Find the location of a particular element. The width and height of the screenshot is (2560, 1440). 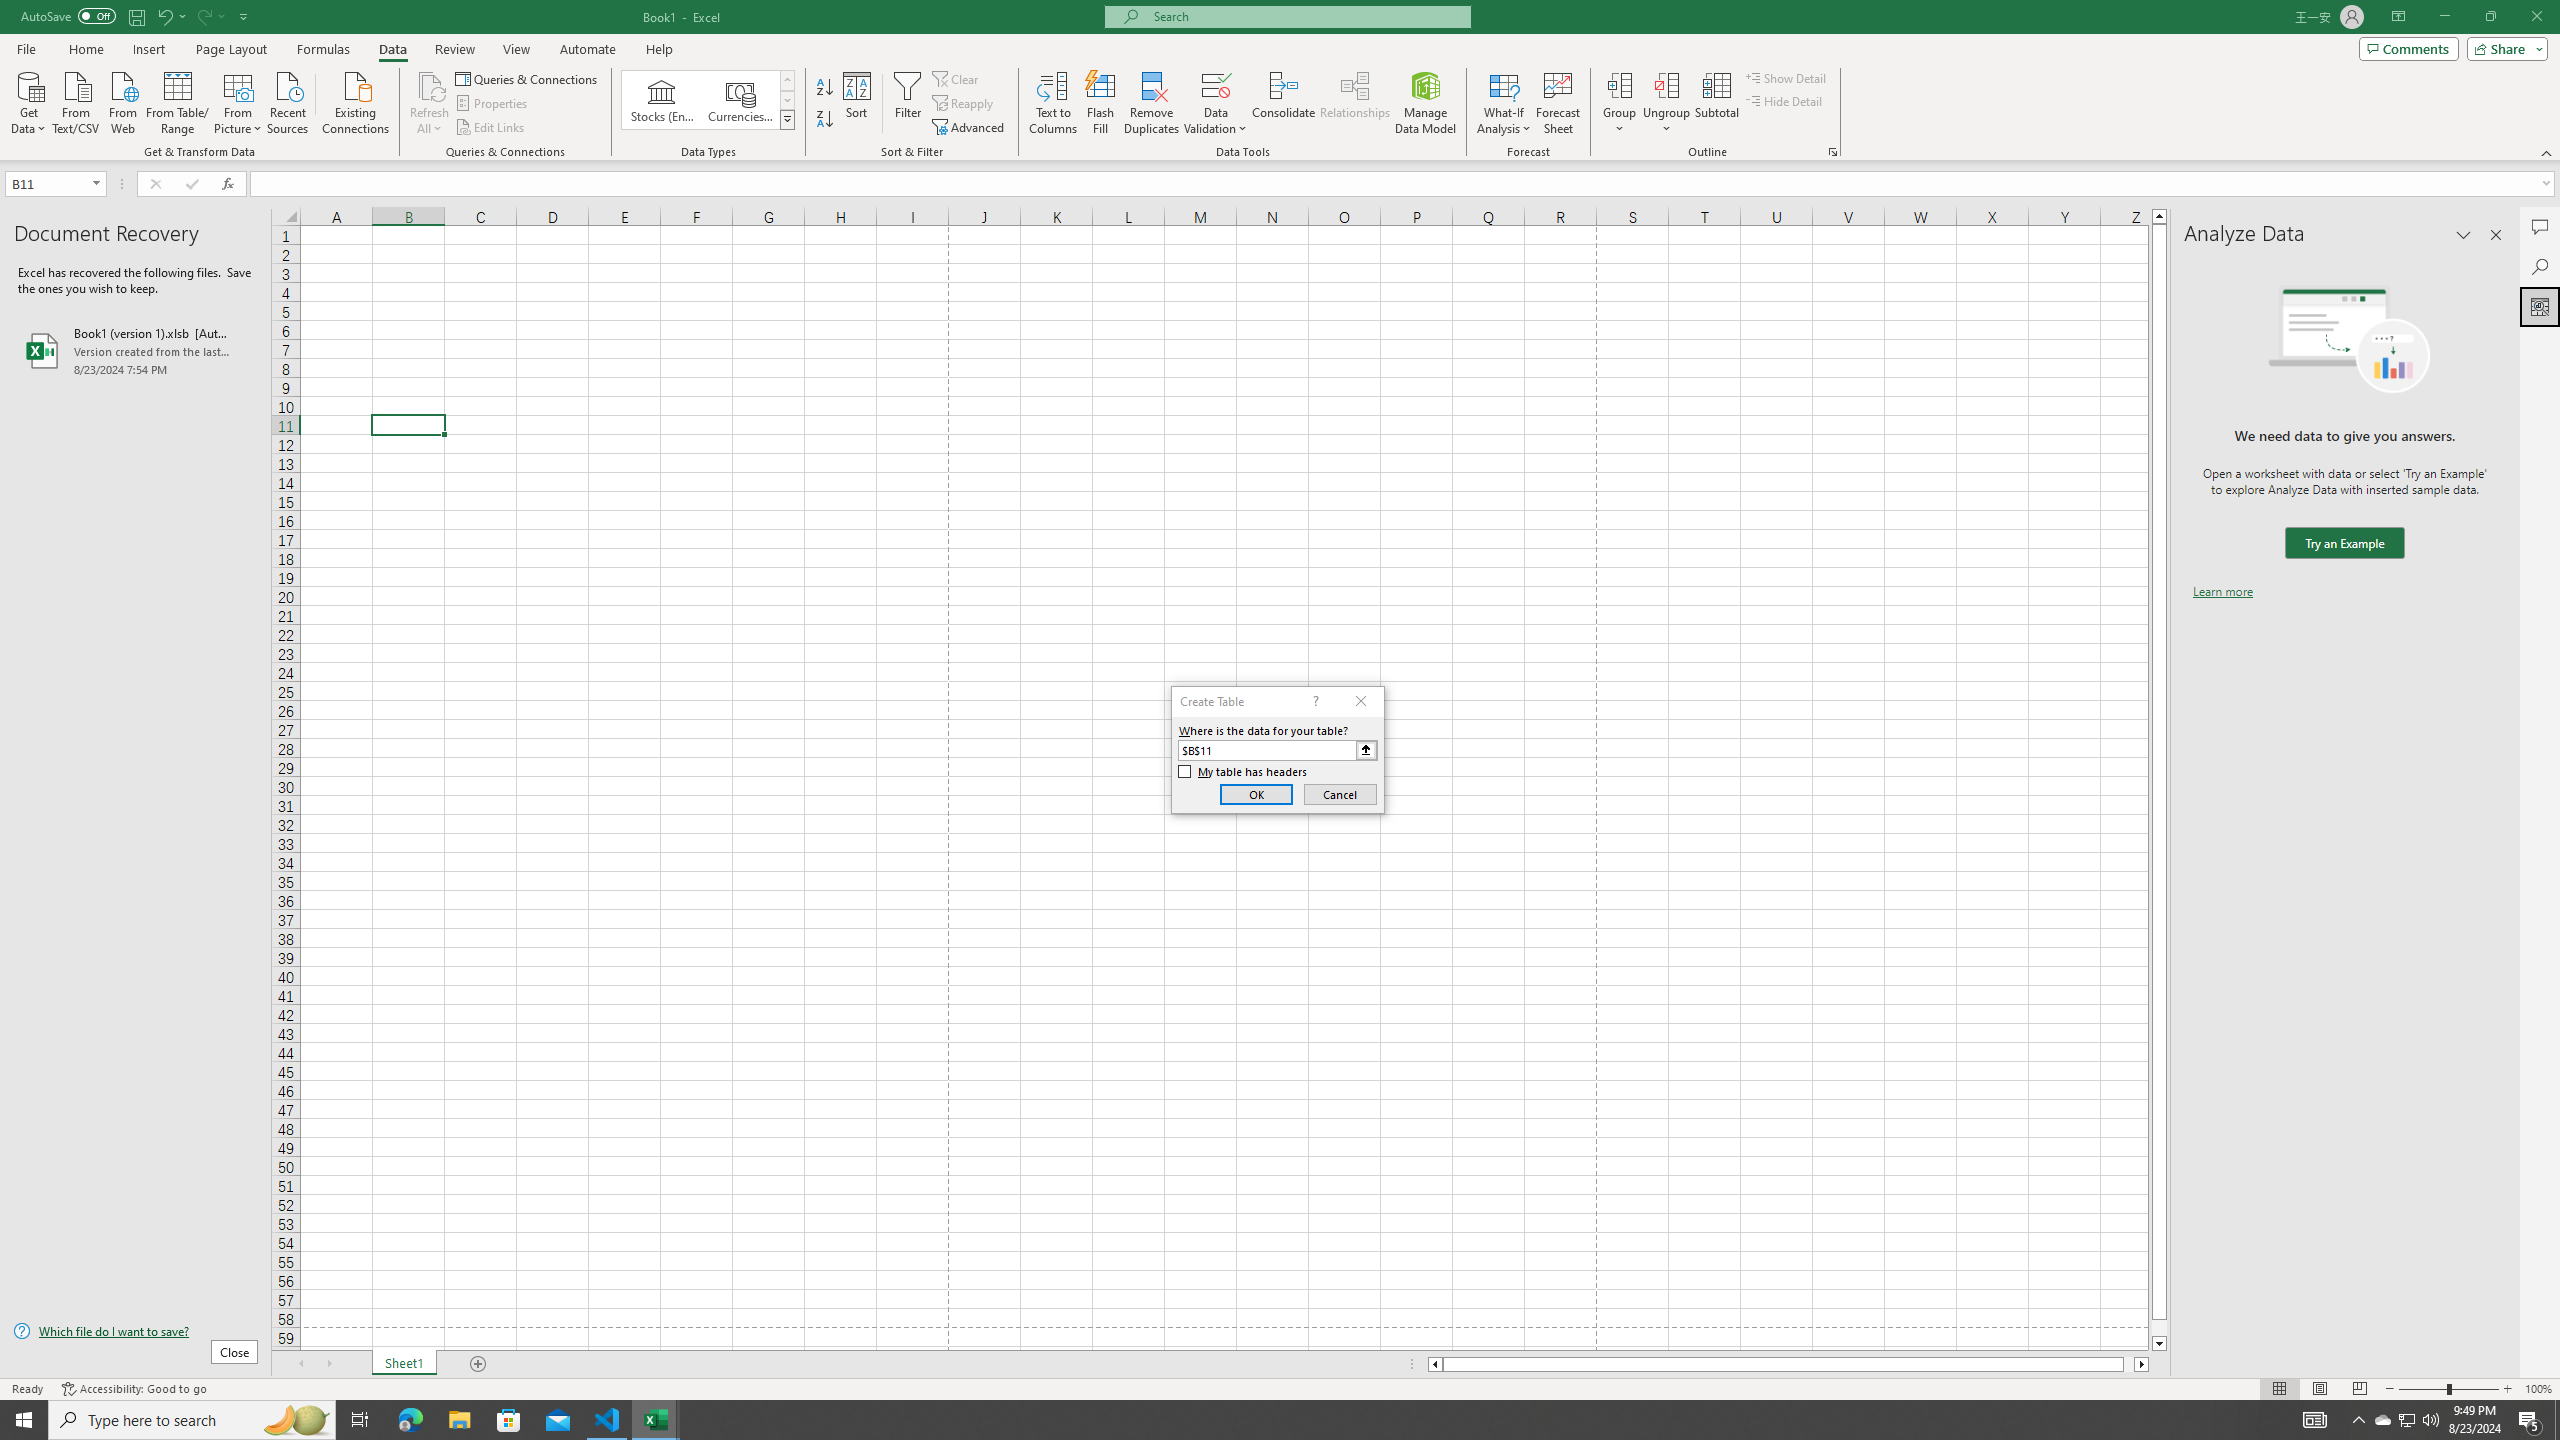

'Manage Data Model' is located at coordinates (1424, 103).